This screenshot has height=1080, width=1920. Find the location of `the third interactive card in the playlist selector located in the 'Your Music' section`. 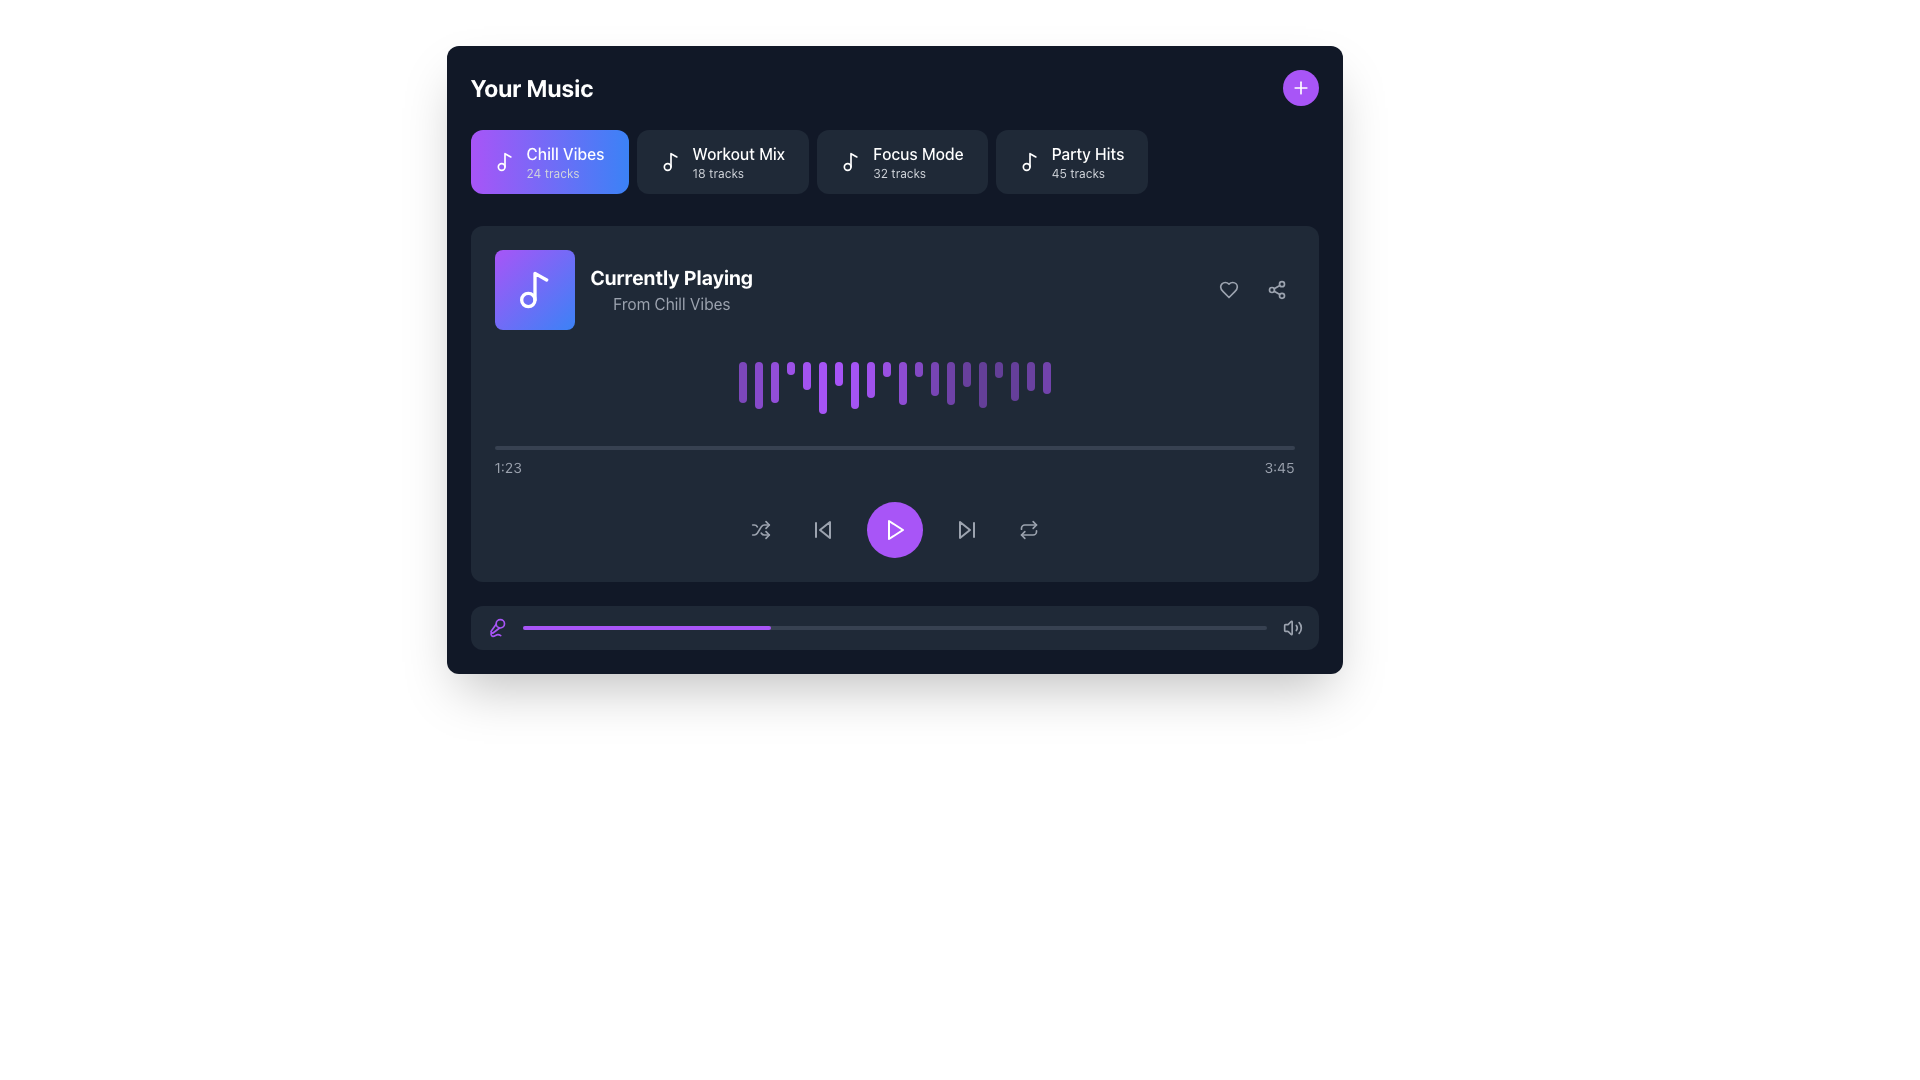

the third interactive card in the playlist selector located in the 'Your Music' section is located at coordinates (893, 164).